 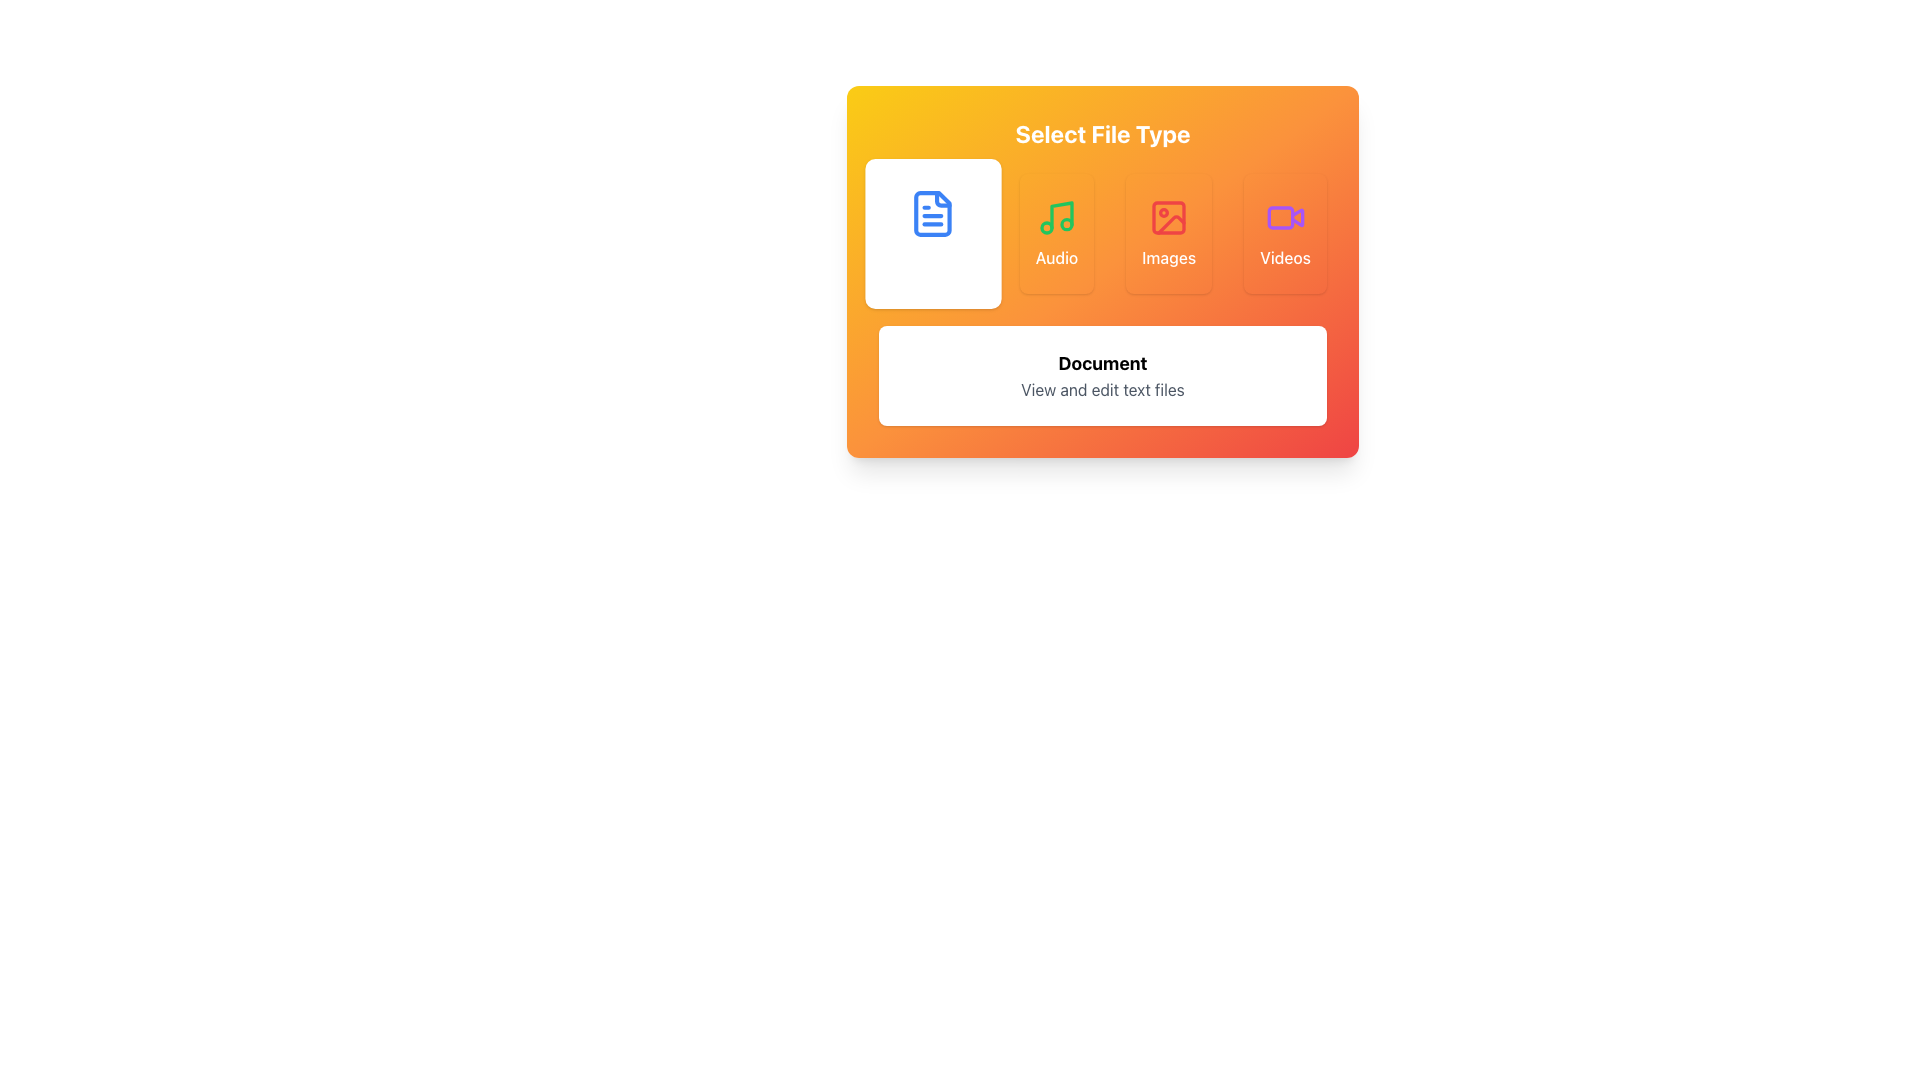 I want to click on the 'Document' button located beneath the 'Select File Type' heading, so click(x=932, y=233).